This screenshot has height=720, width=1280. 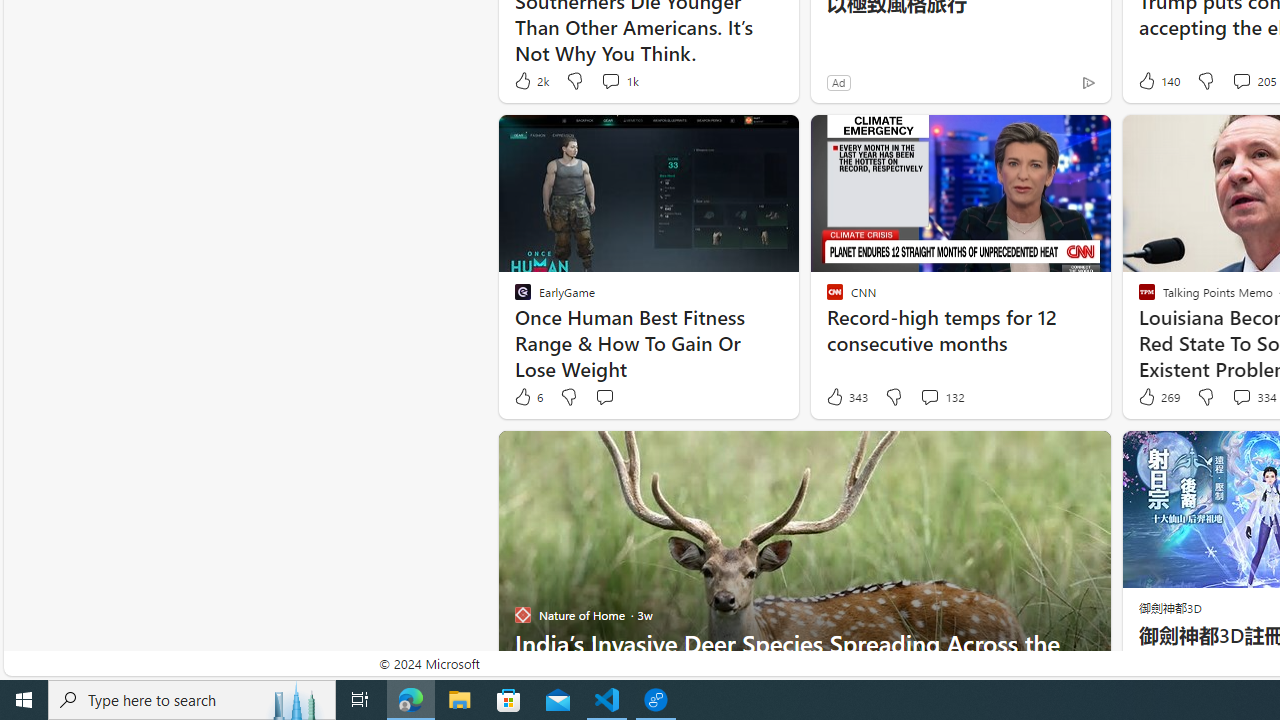 What do you see at coordinates (1049, 455) in the screenshot?
I see `'Hide this story'` at bounding box center [1049, 455].